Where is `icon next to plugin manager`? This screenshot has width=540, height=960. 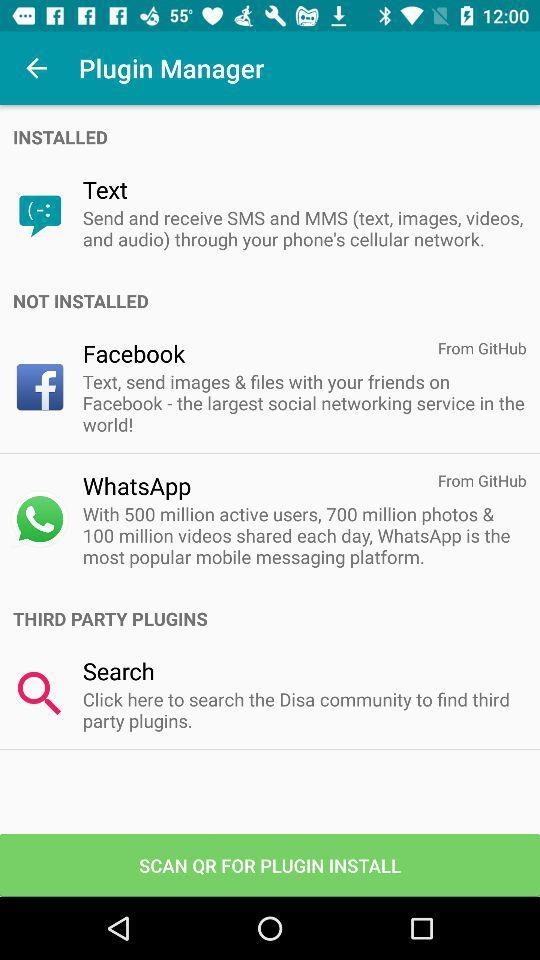 icon next to plugin manager is located at coordinates (36, 68).